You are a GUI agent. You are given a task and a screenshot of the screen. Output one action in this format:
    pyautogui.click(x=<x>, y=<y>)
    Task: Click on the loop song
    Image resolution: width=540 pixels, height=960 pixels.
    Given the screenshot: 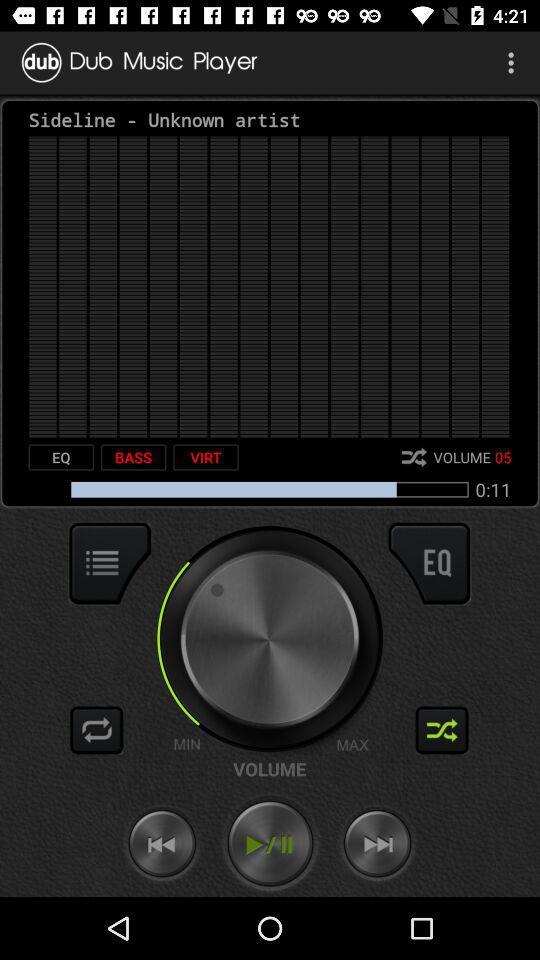 What is the action you would take?
    pyautogui.click(x=96, y=729)
    